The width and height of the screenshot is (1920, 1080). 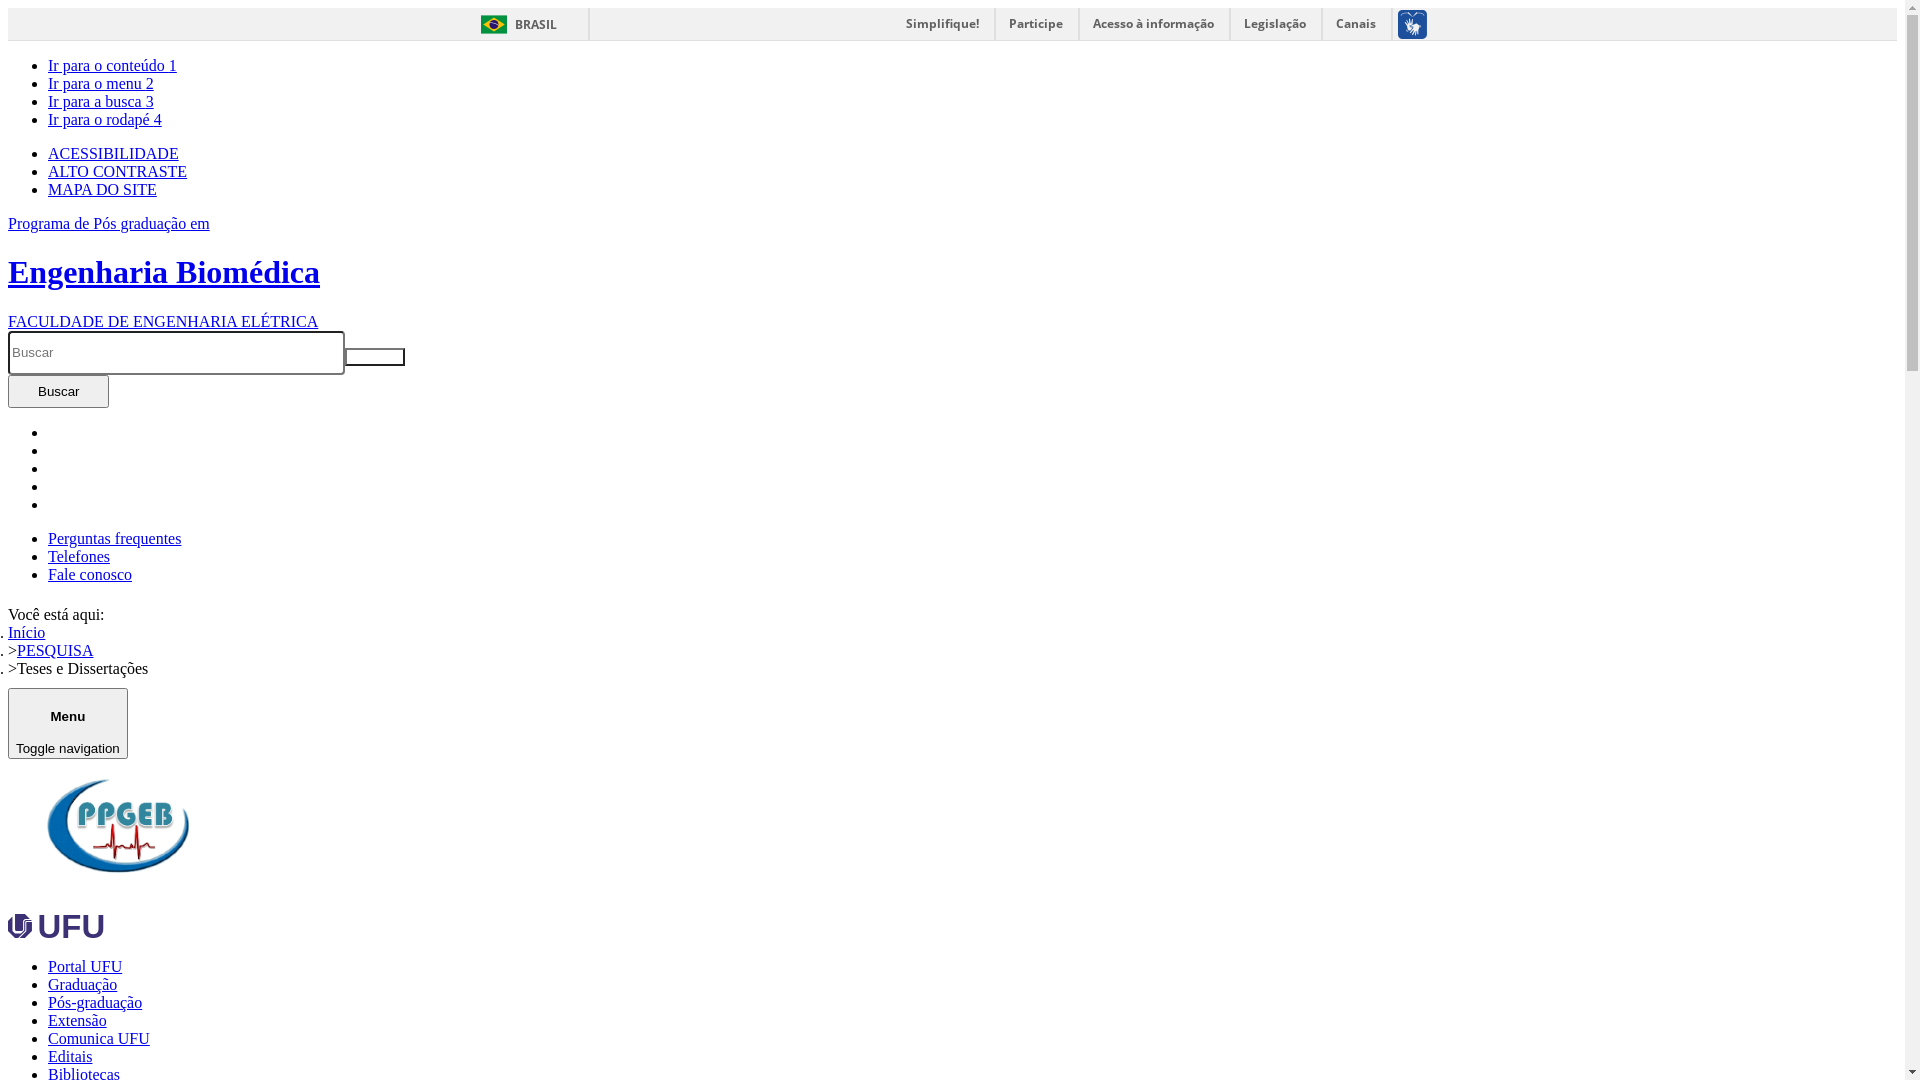 I want to click on 'Comunica UFU', so click(x=98, y=1037).